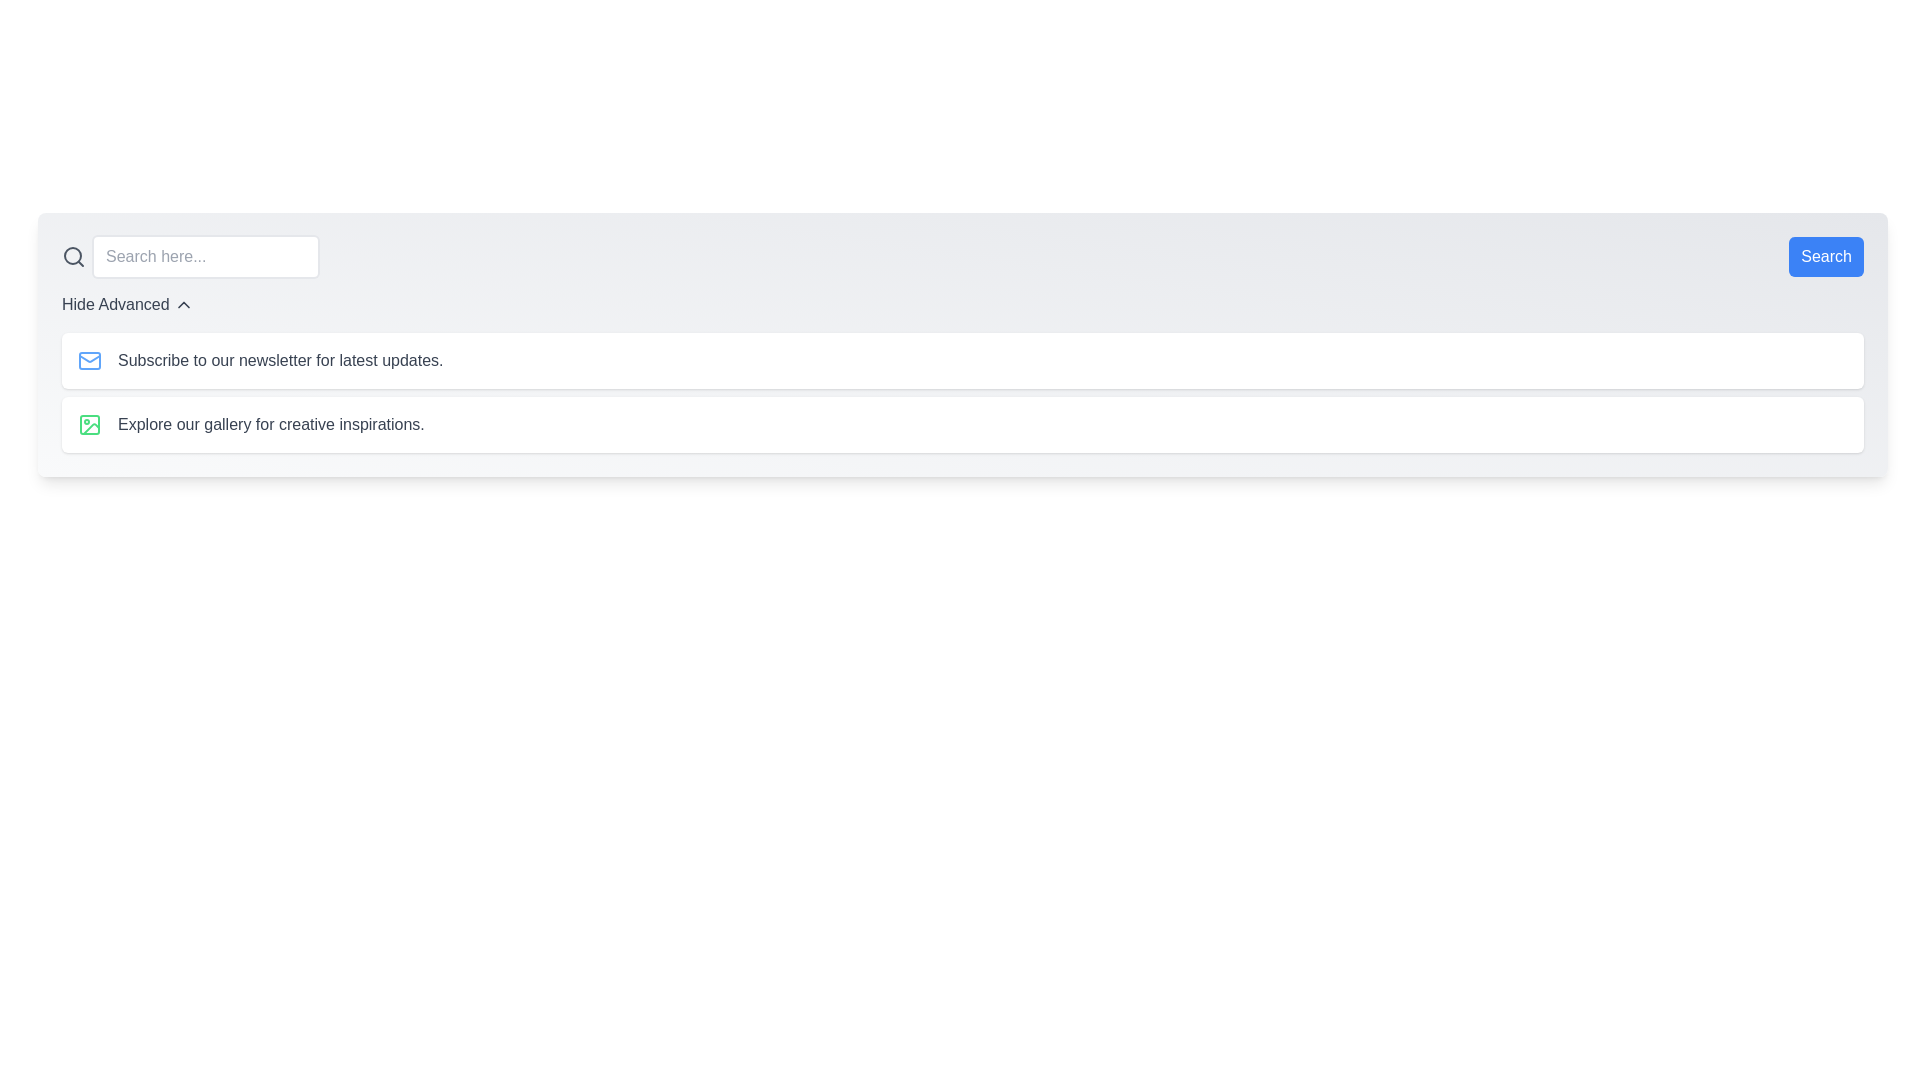  What do you see at coordinates (279, 361) in the screenshot?
I see `the static text reading 'Subscribe to our newsletter for latest updates.' which is styled in gray and is centrally placed within a white box with rounded corners` at bounding box center [279, 361].